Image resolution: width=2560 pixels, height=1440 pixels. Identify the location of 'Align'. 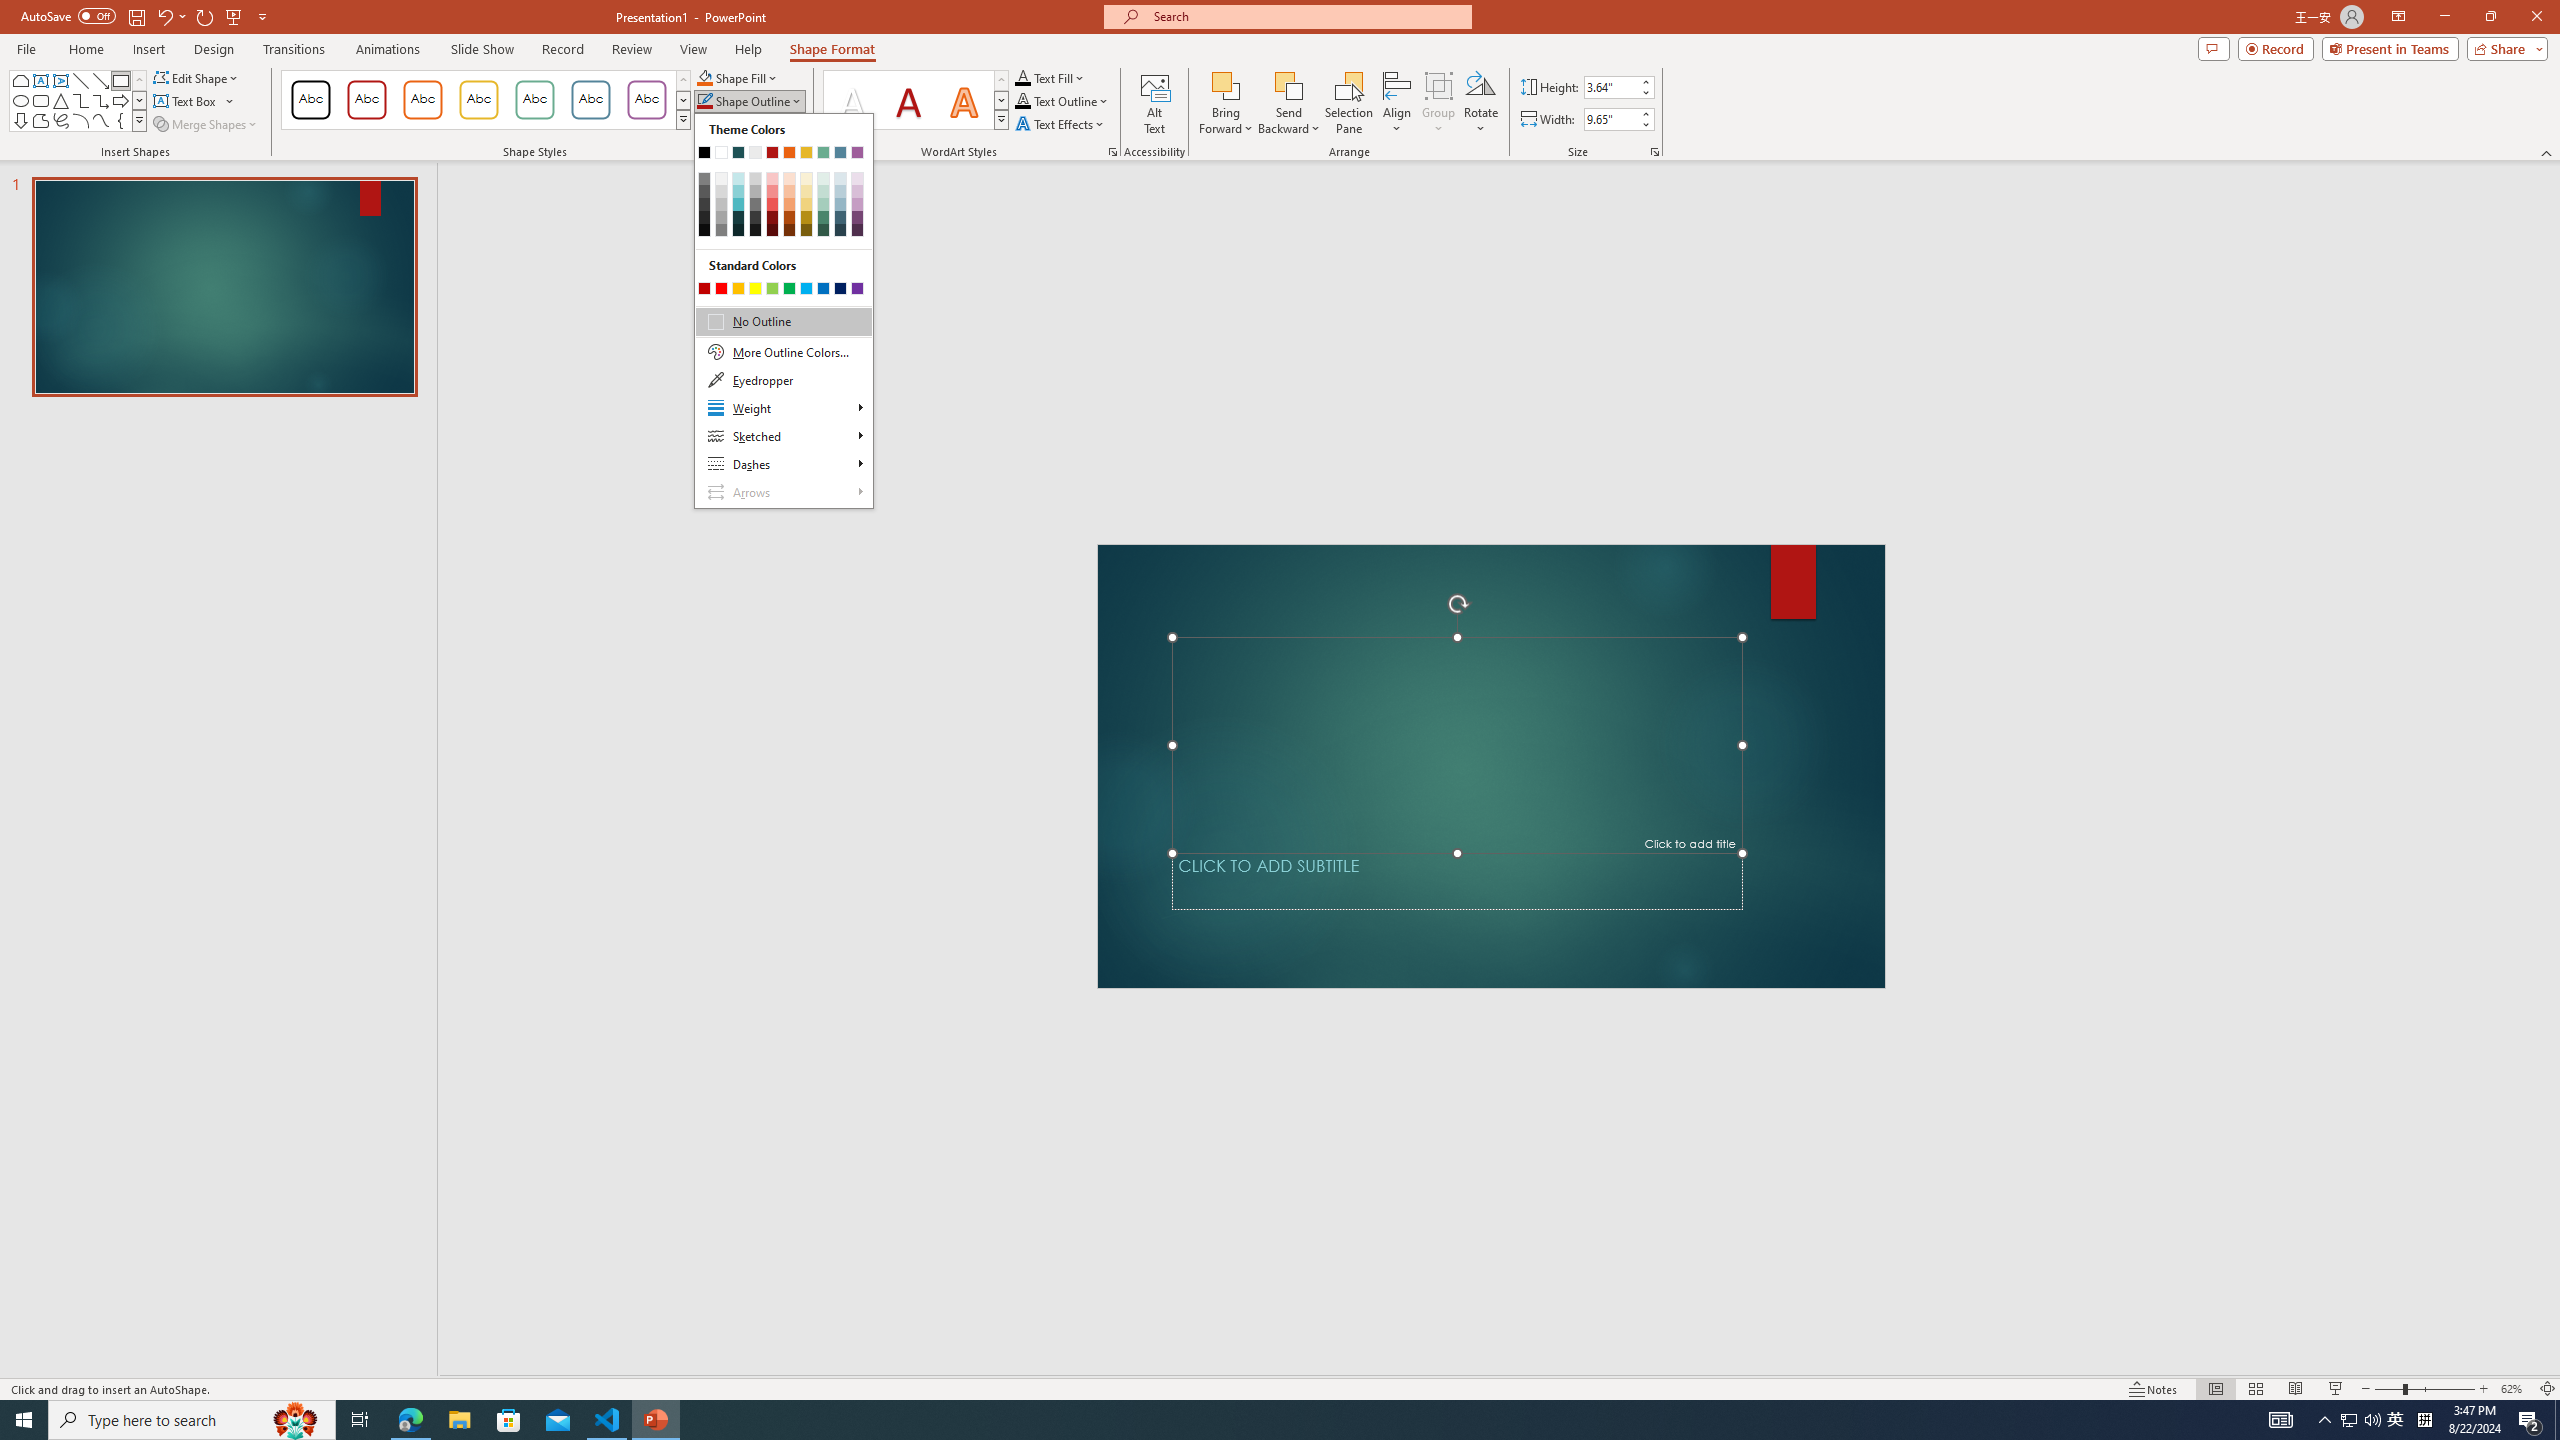
(1397, 103).